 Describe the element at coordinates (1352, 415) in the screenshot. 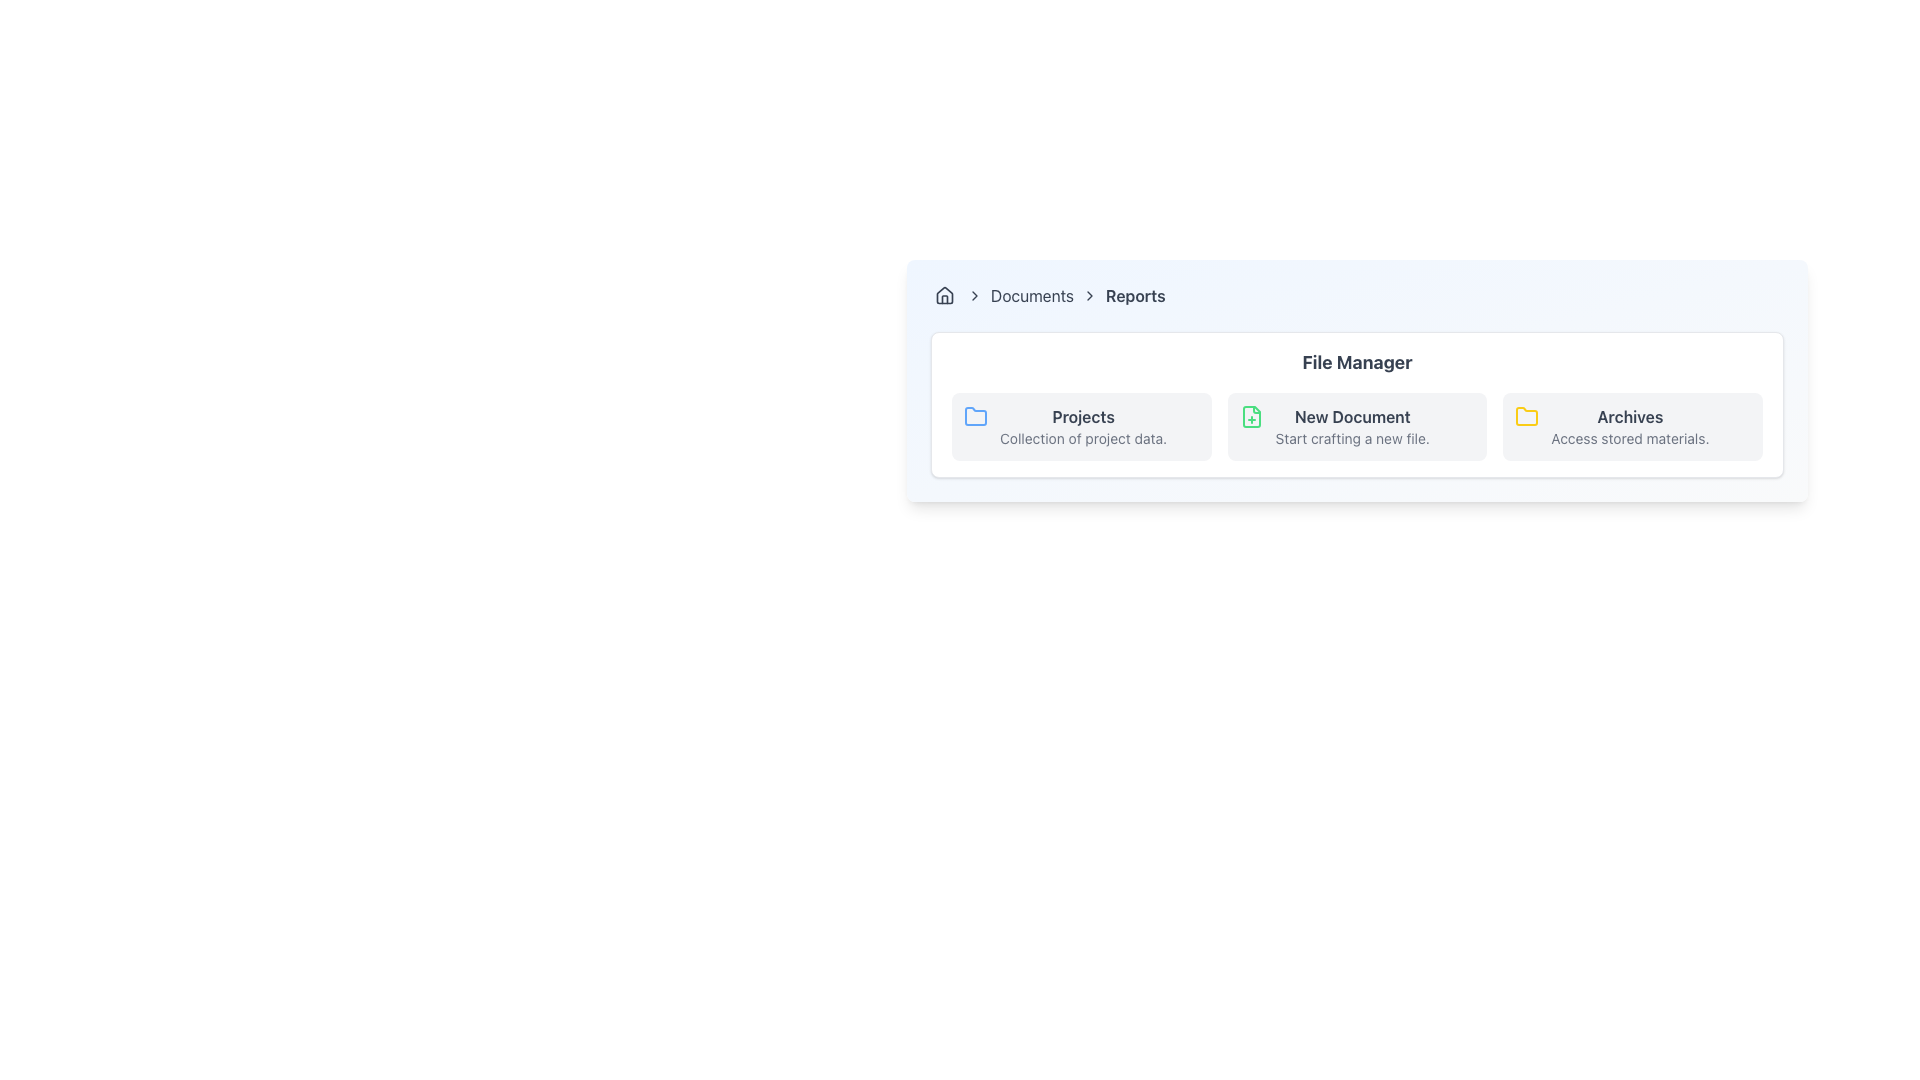

I see `the bold text label 'New Document' which is dark gray in color, located centrally in the 'File Manager' section, positioned between 'Projects' and 'Archives'` at that location.